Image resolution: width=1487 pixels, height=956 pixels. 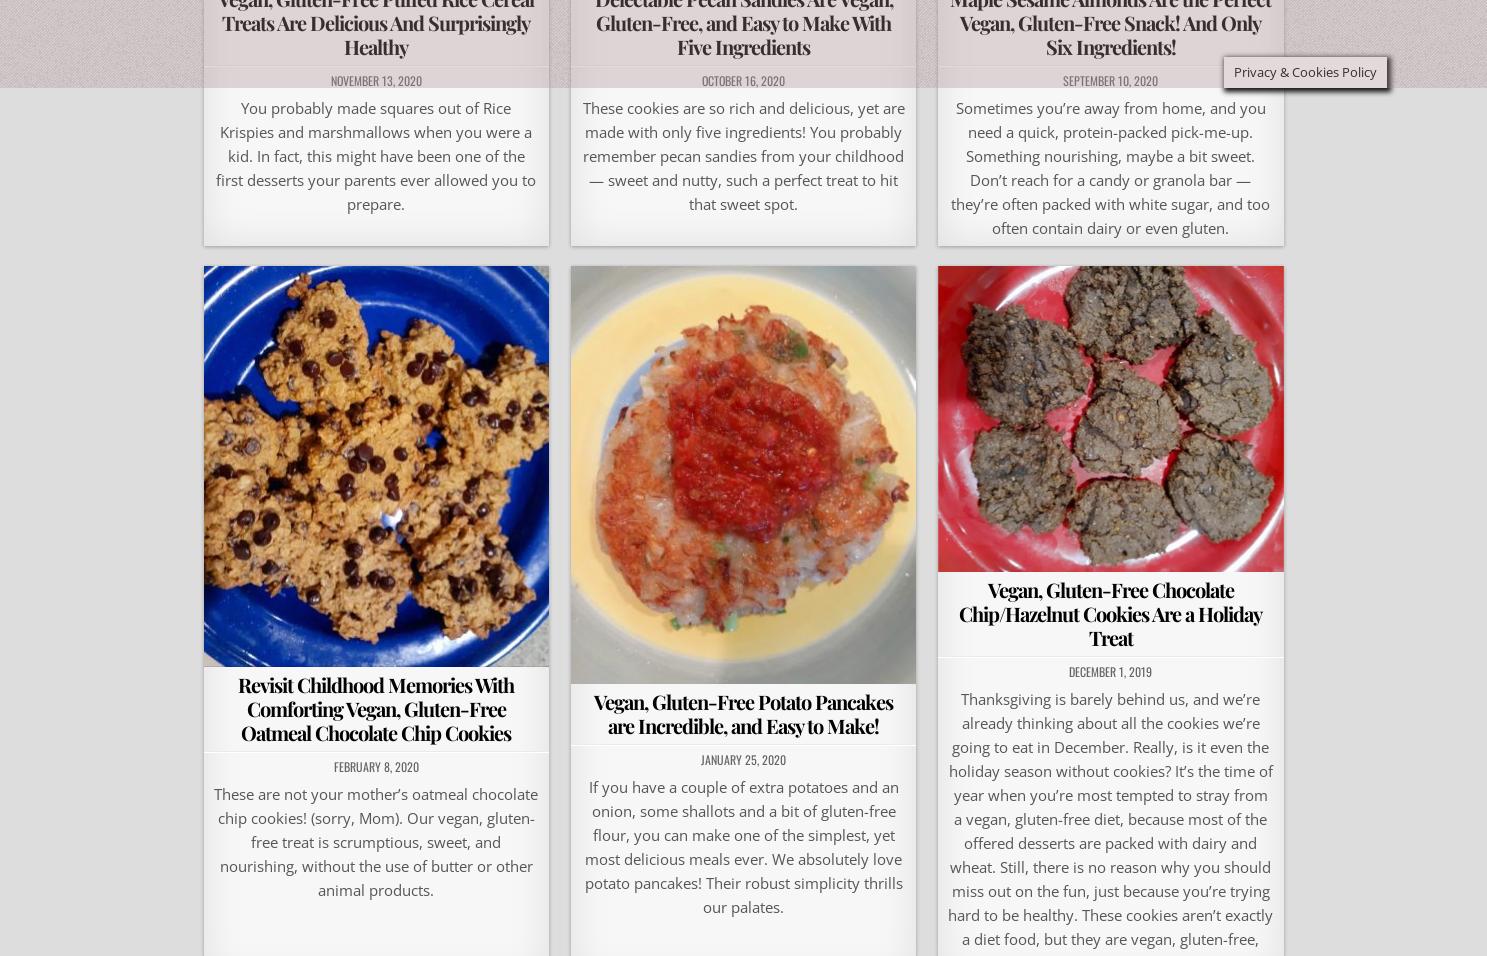 What do you see at coordinates (1109, 167) in the screenshot?
I see `'Sometimes you’re away from home, and you need a quick, protein-packed pick-me-up. Something nourishing, maybe a bit sweet. Don’t reach for a candy or granola bar — they’re often packed with white sugar, and too often contain dairy or even gluten.'` at bounding box center [1109, 167].